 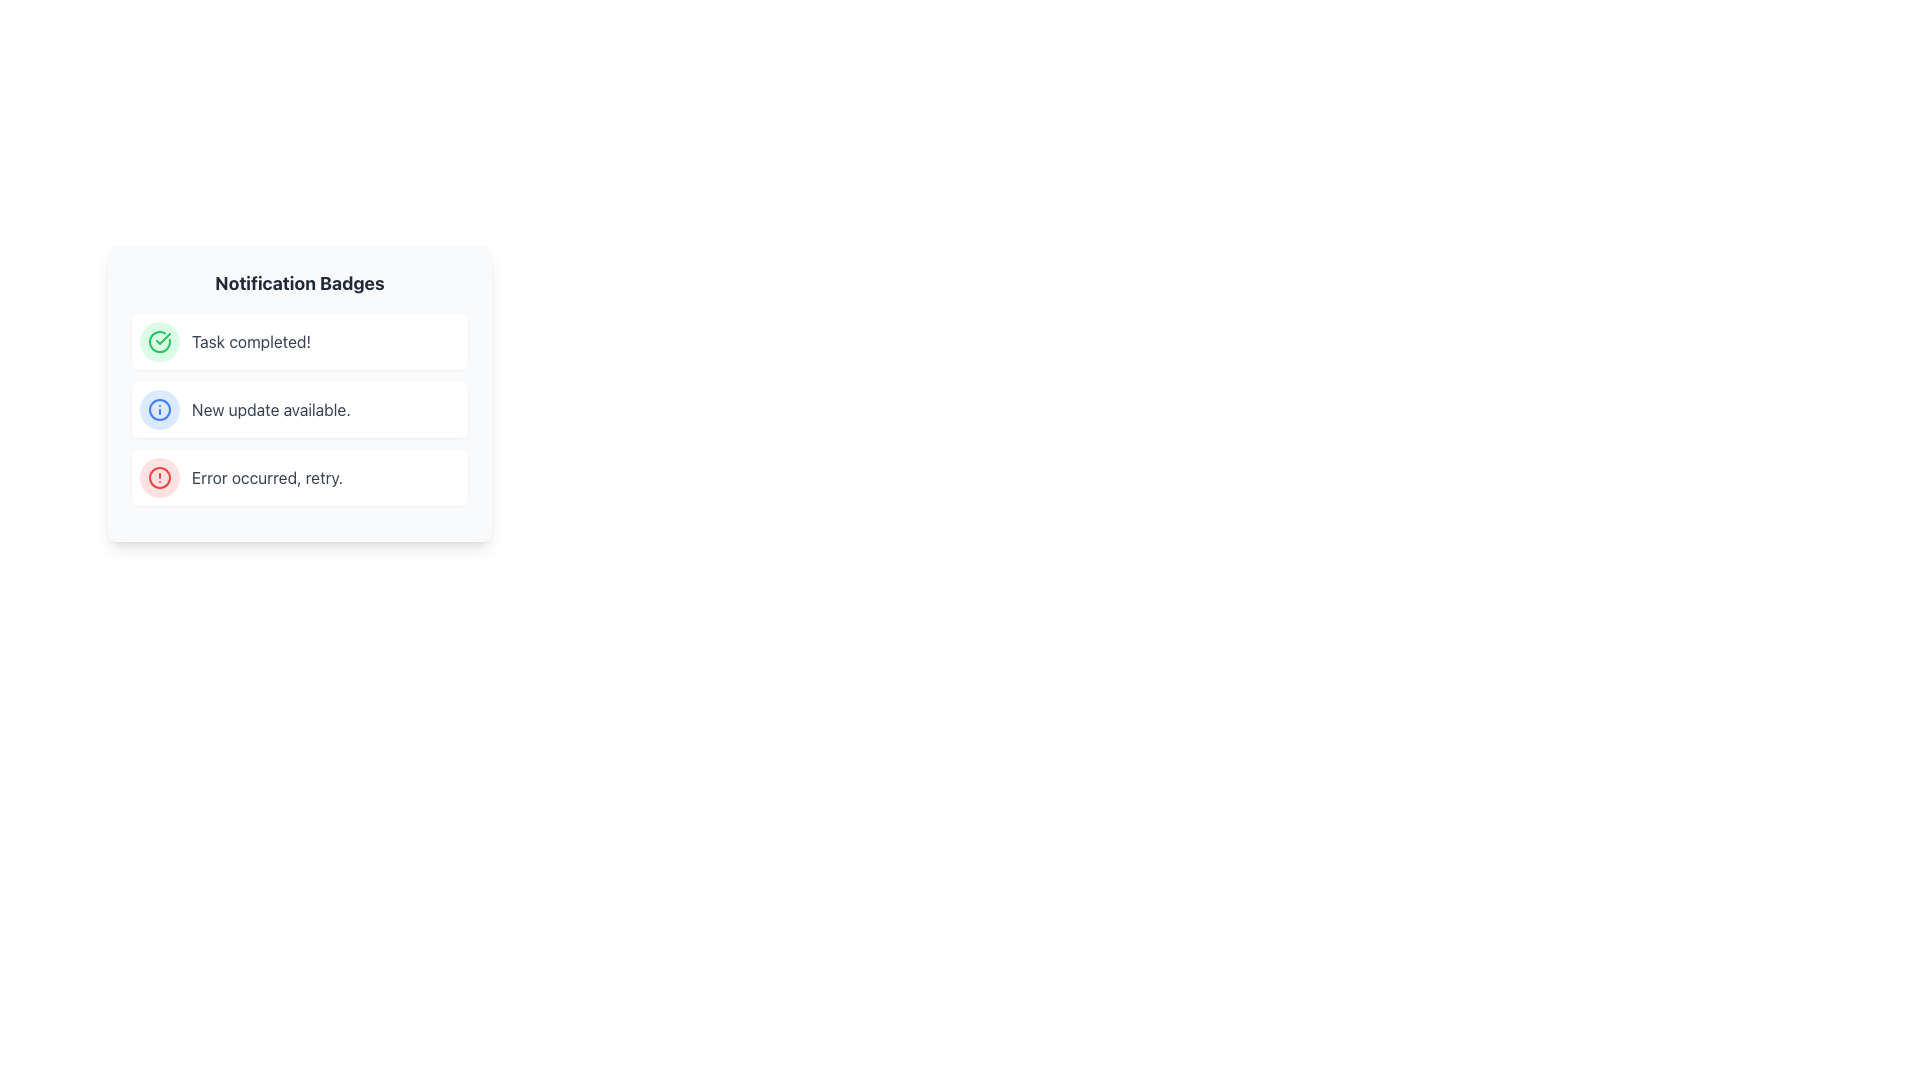 I want to click on the blue outlined SVG Circle that represents the second notification item in the list of notifications, so click(x=158, y=408).